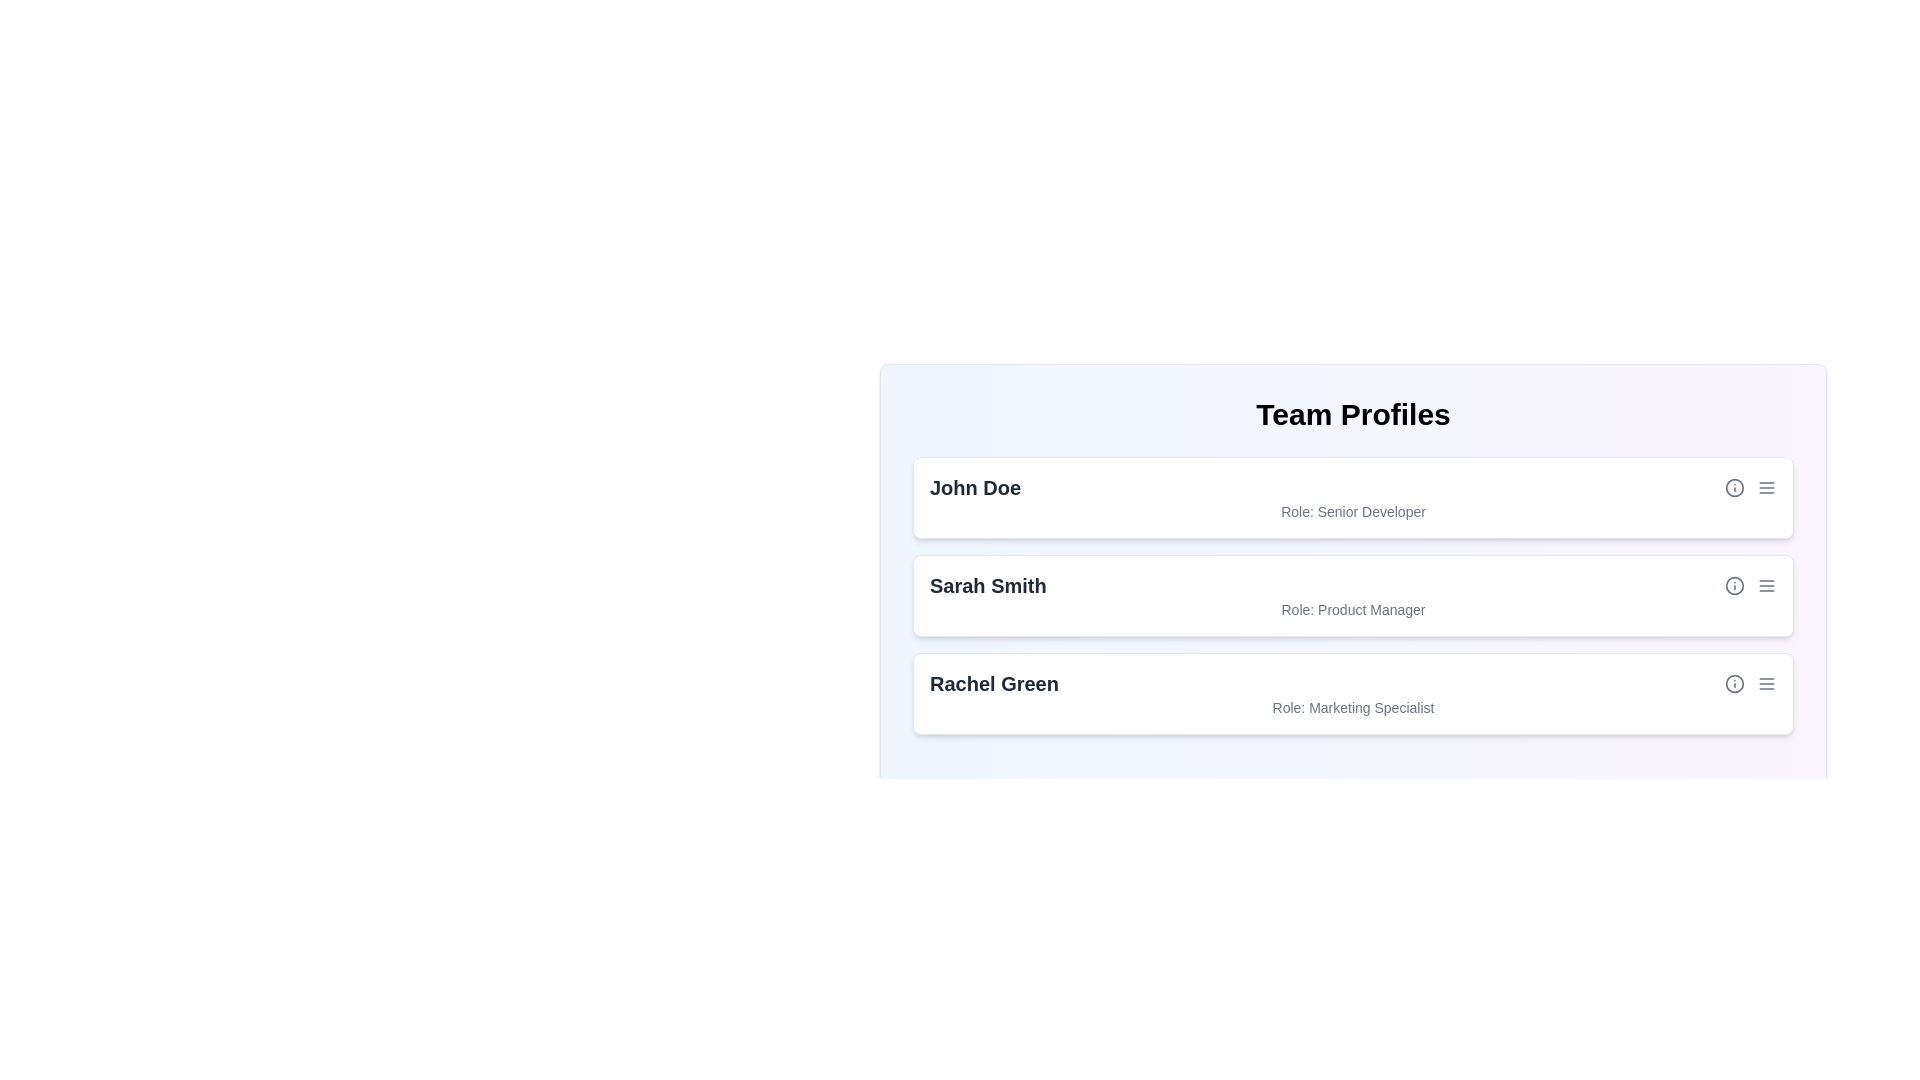  I want to click on the heading text element that serves as the title for the team profiles section, located at the top of the panel, so click(1353, 414).